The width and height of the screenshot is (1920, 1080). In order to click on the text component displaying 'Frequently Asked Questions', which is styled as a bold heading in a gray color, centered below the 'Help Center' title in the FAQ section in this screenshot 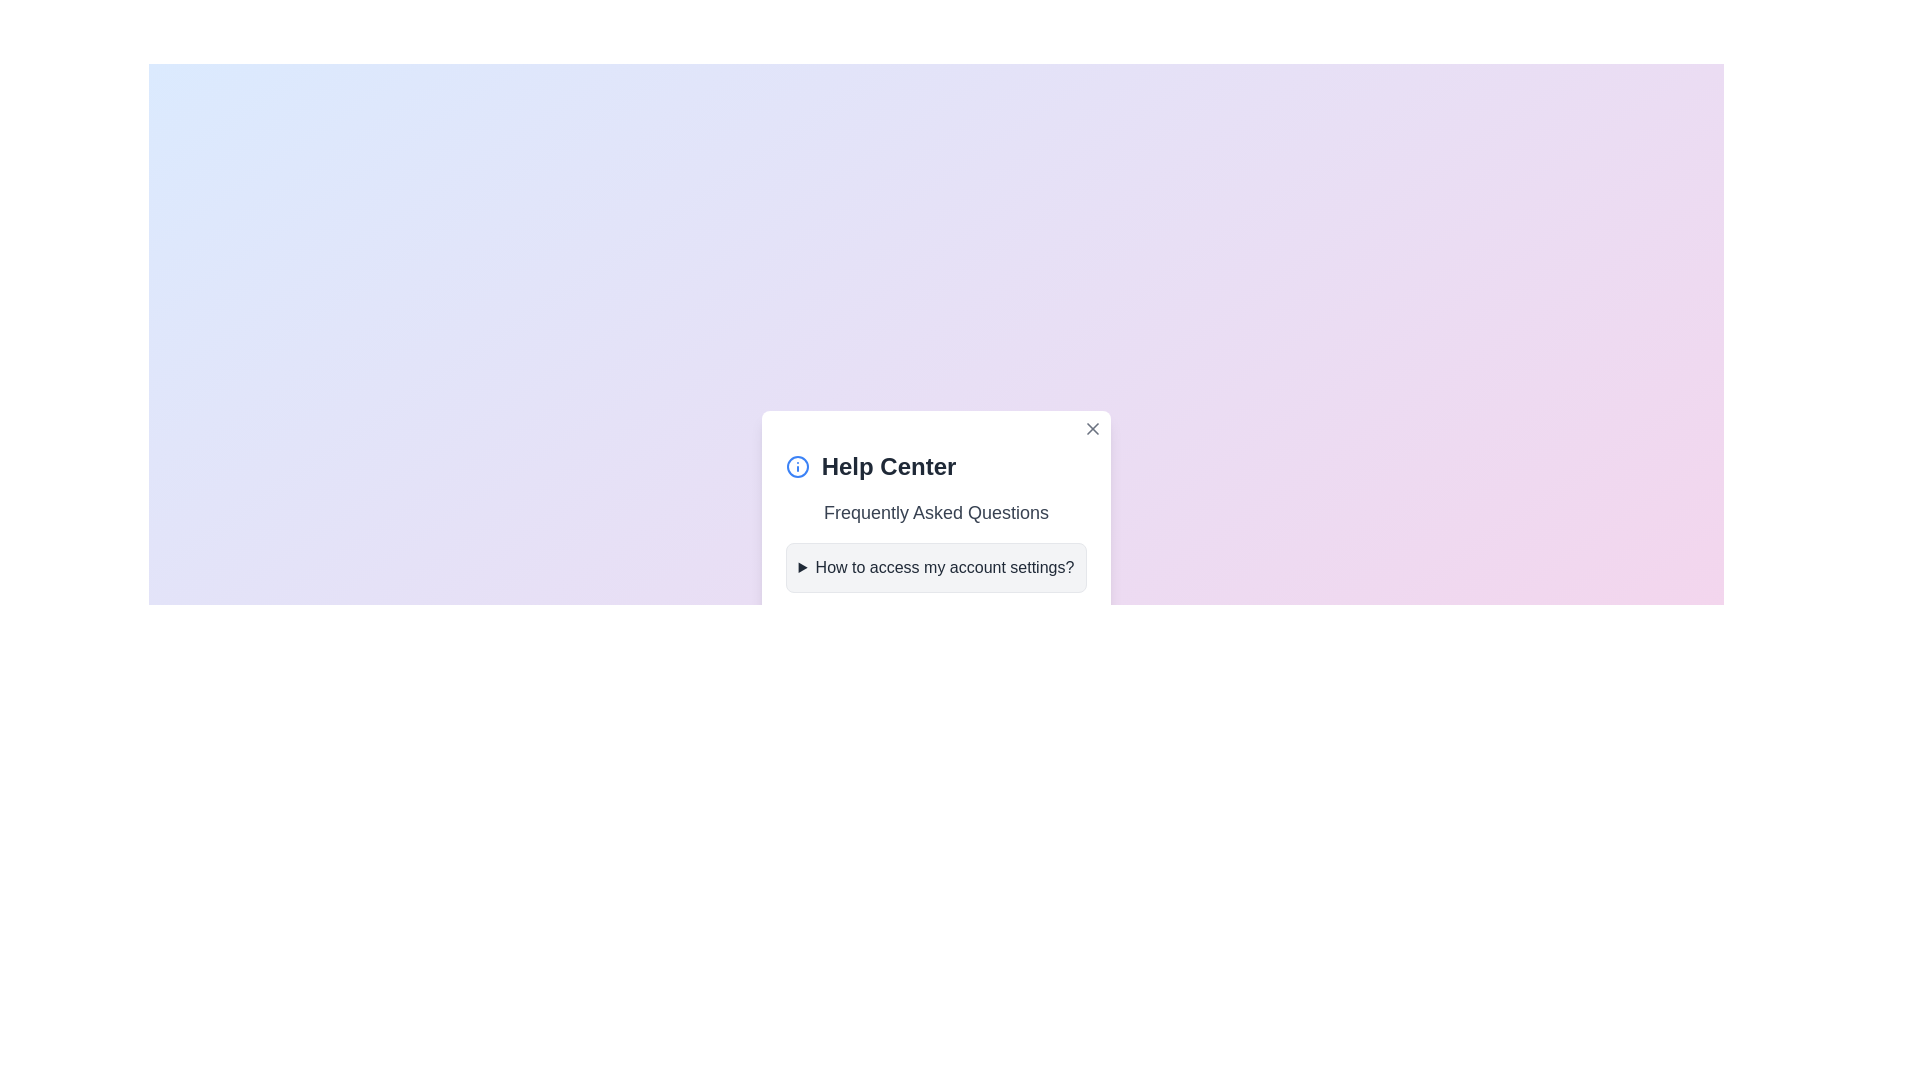, I will do `click(935, 512)`.